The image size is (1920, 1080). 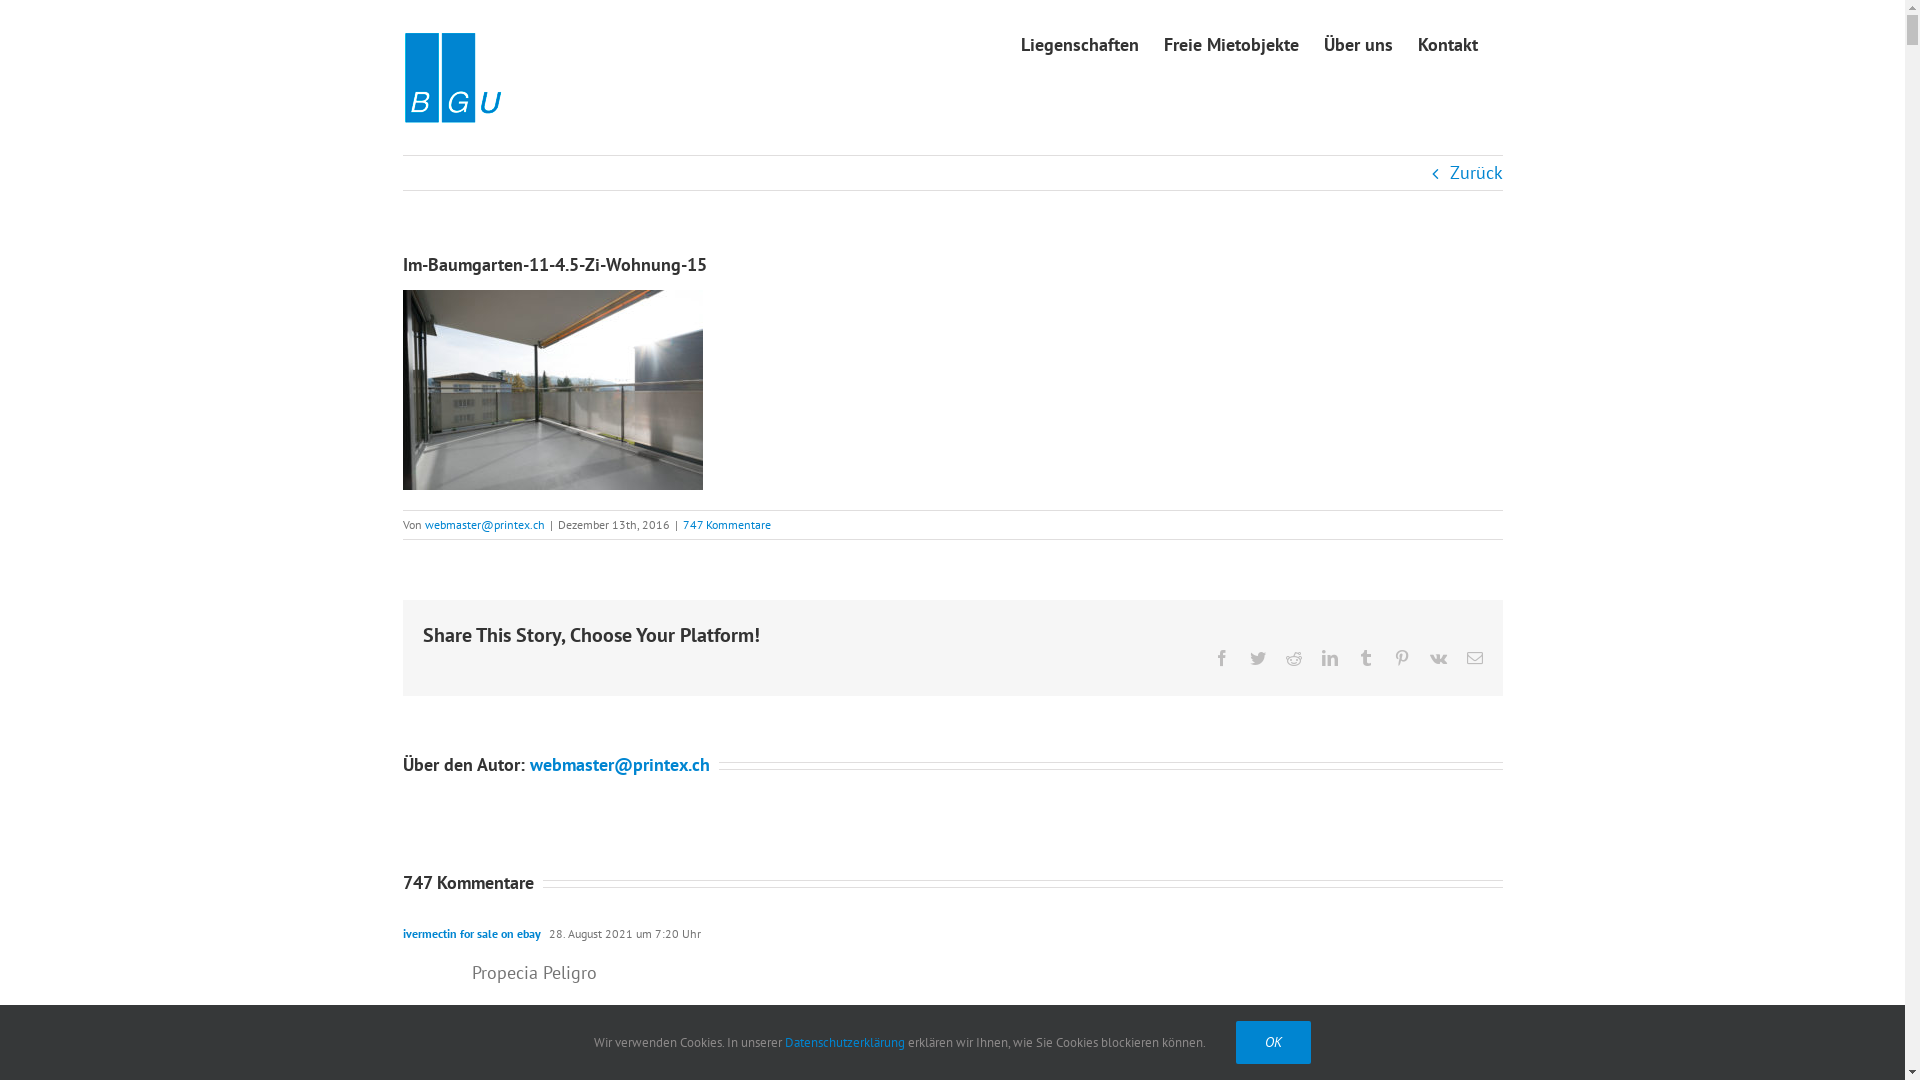 I want to click on 'LinkedIn', so click(x=1321, y=658).